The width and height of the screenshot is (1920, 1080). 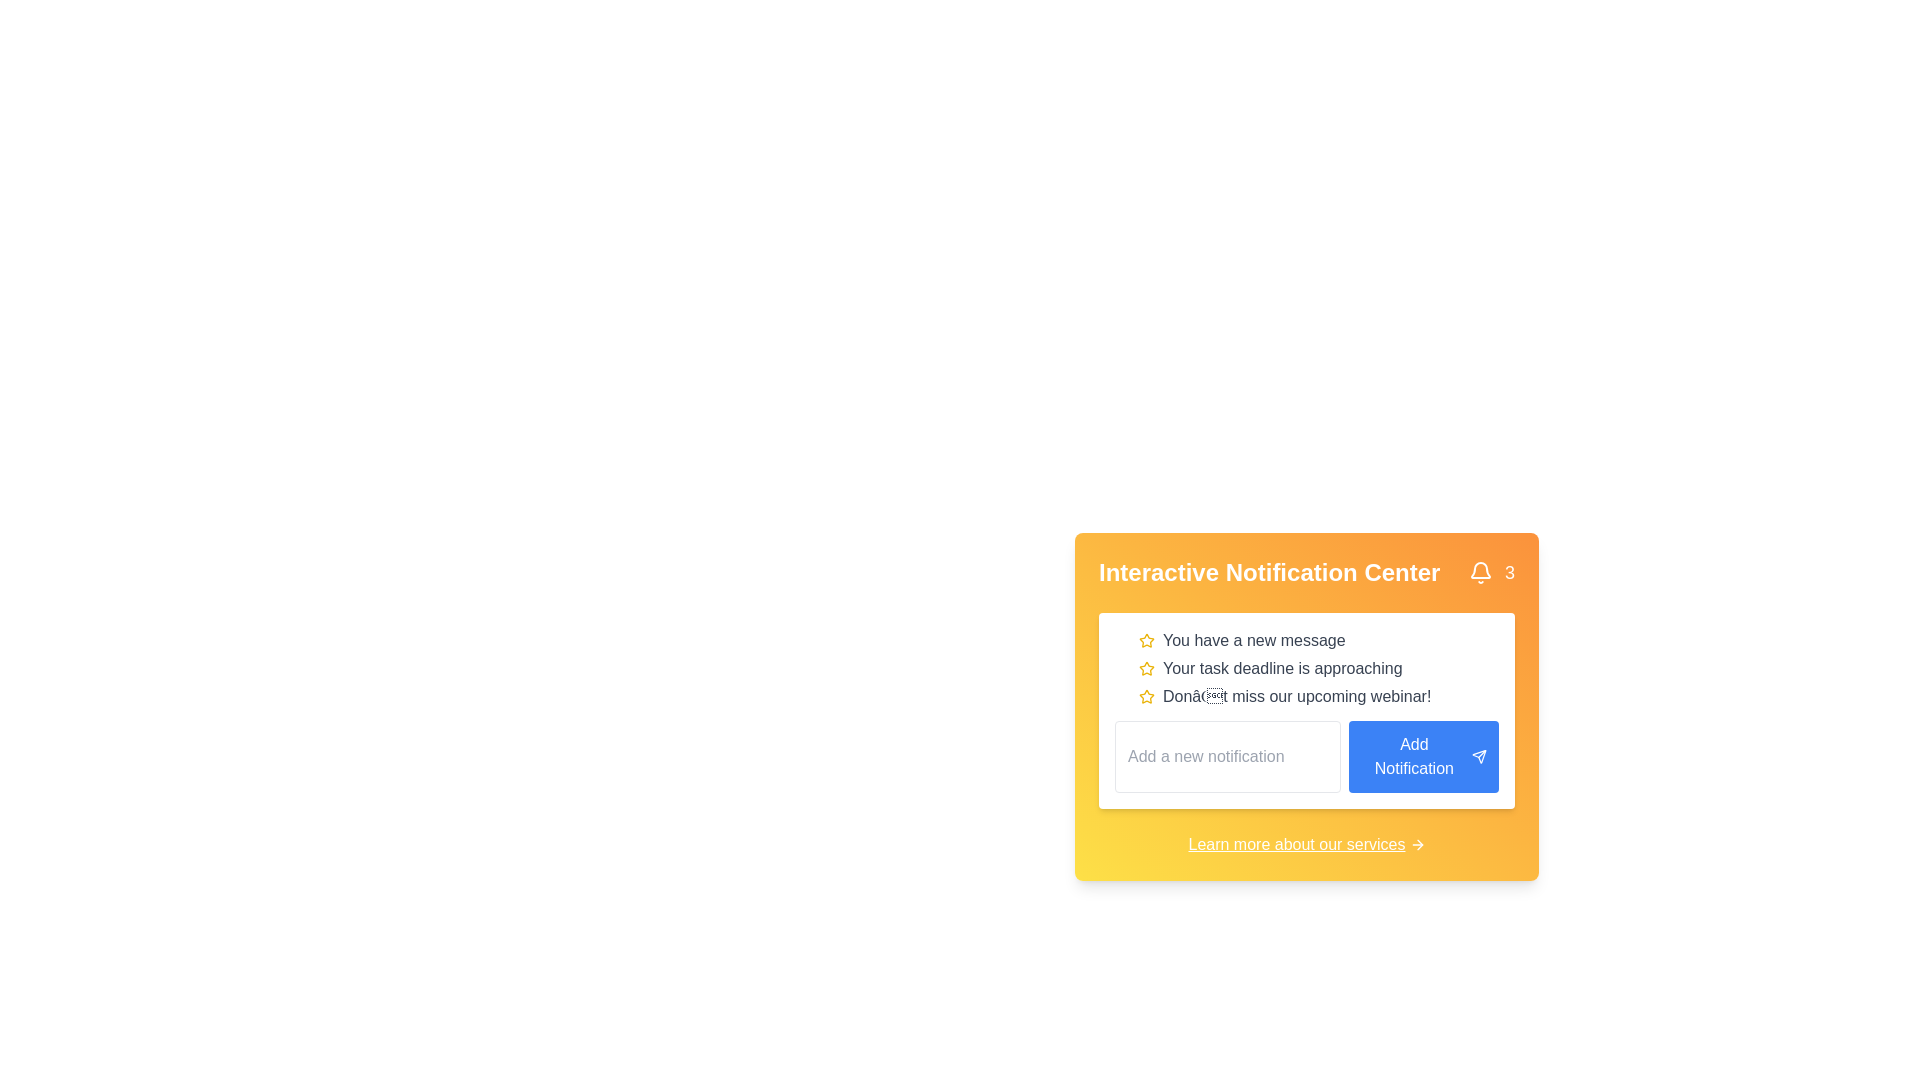 I want to click on text label that serves as the main title for the notification panel, located at the top-left corner of the panel, to the left of the number icon and bell icon, so click(x=1268, y=573).